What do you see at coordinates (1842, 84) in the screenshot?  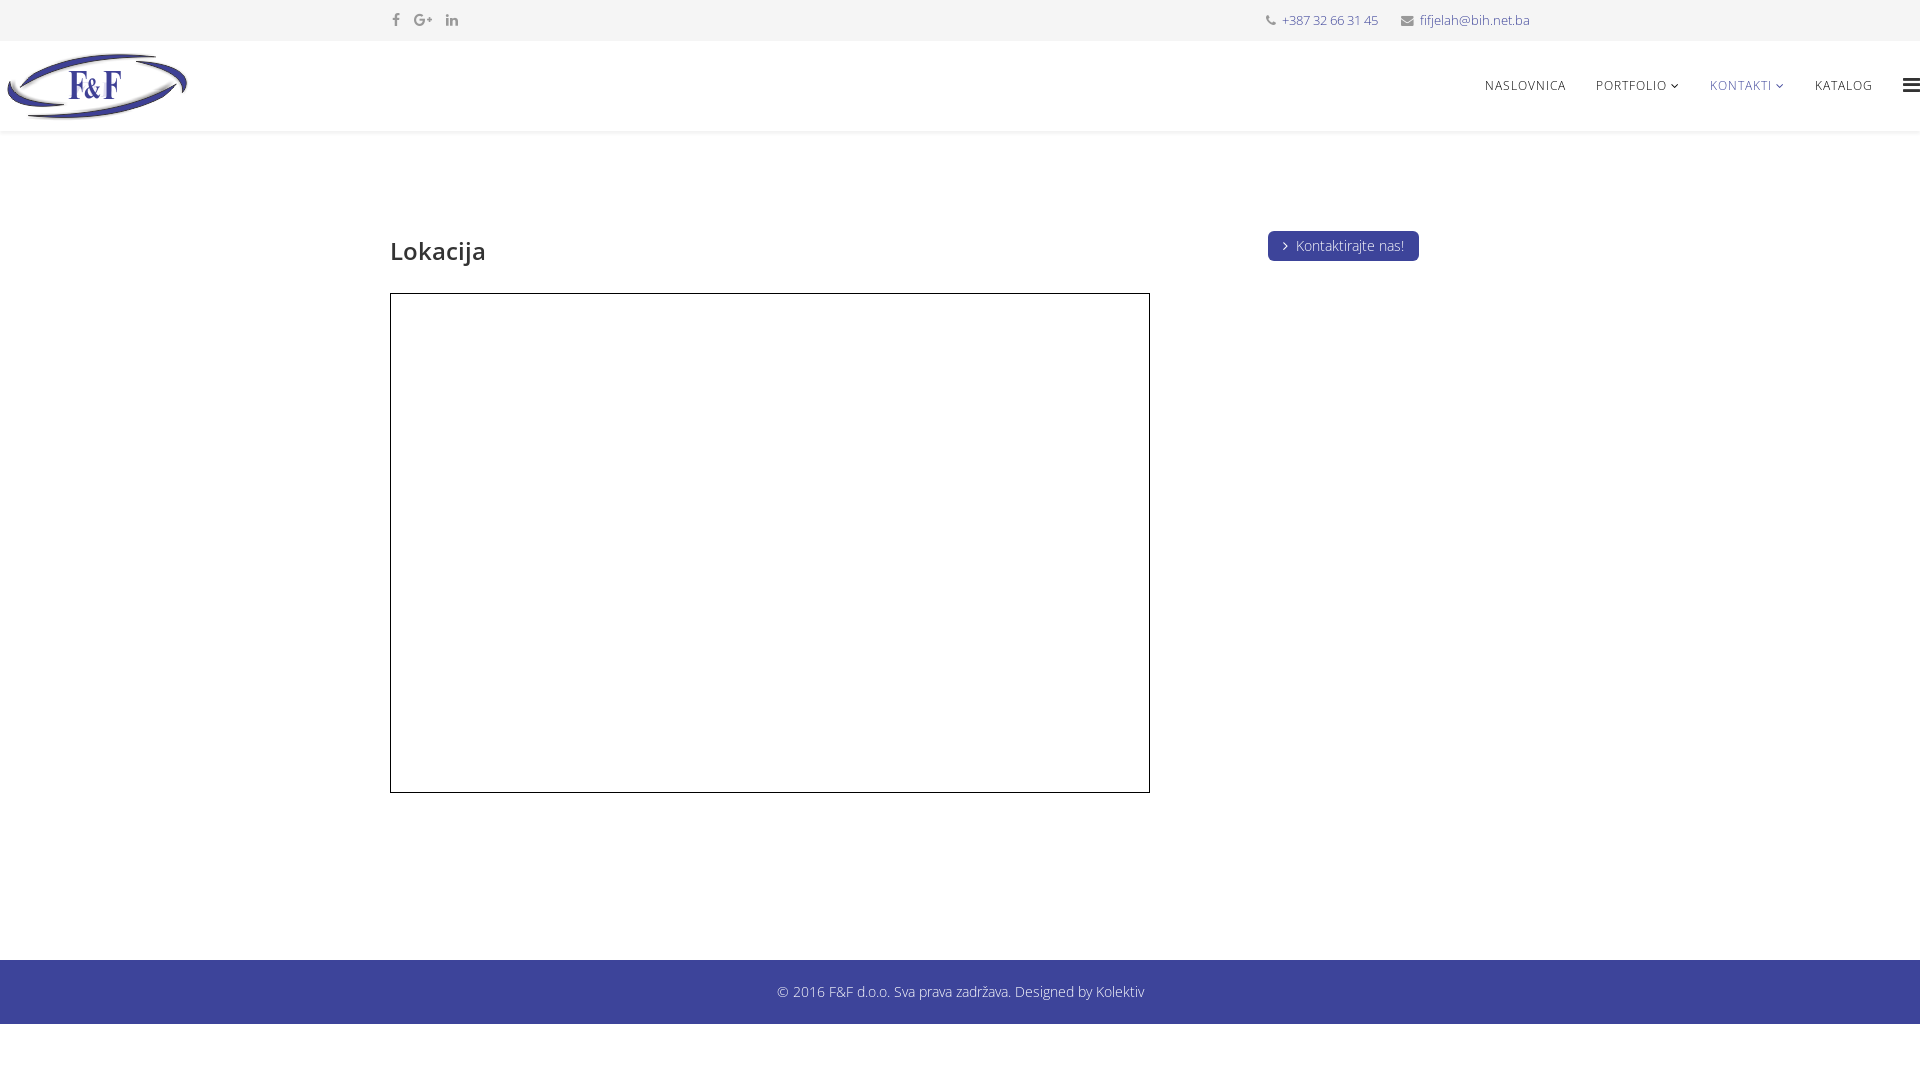 I see `'KATALOG'` at bounding box center [1842, 84].